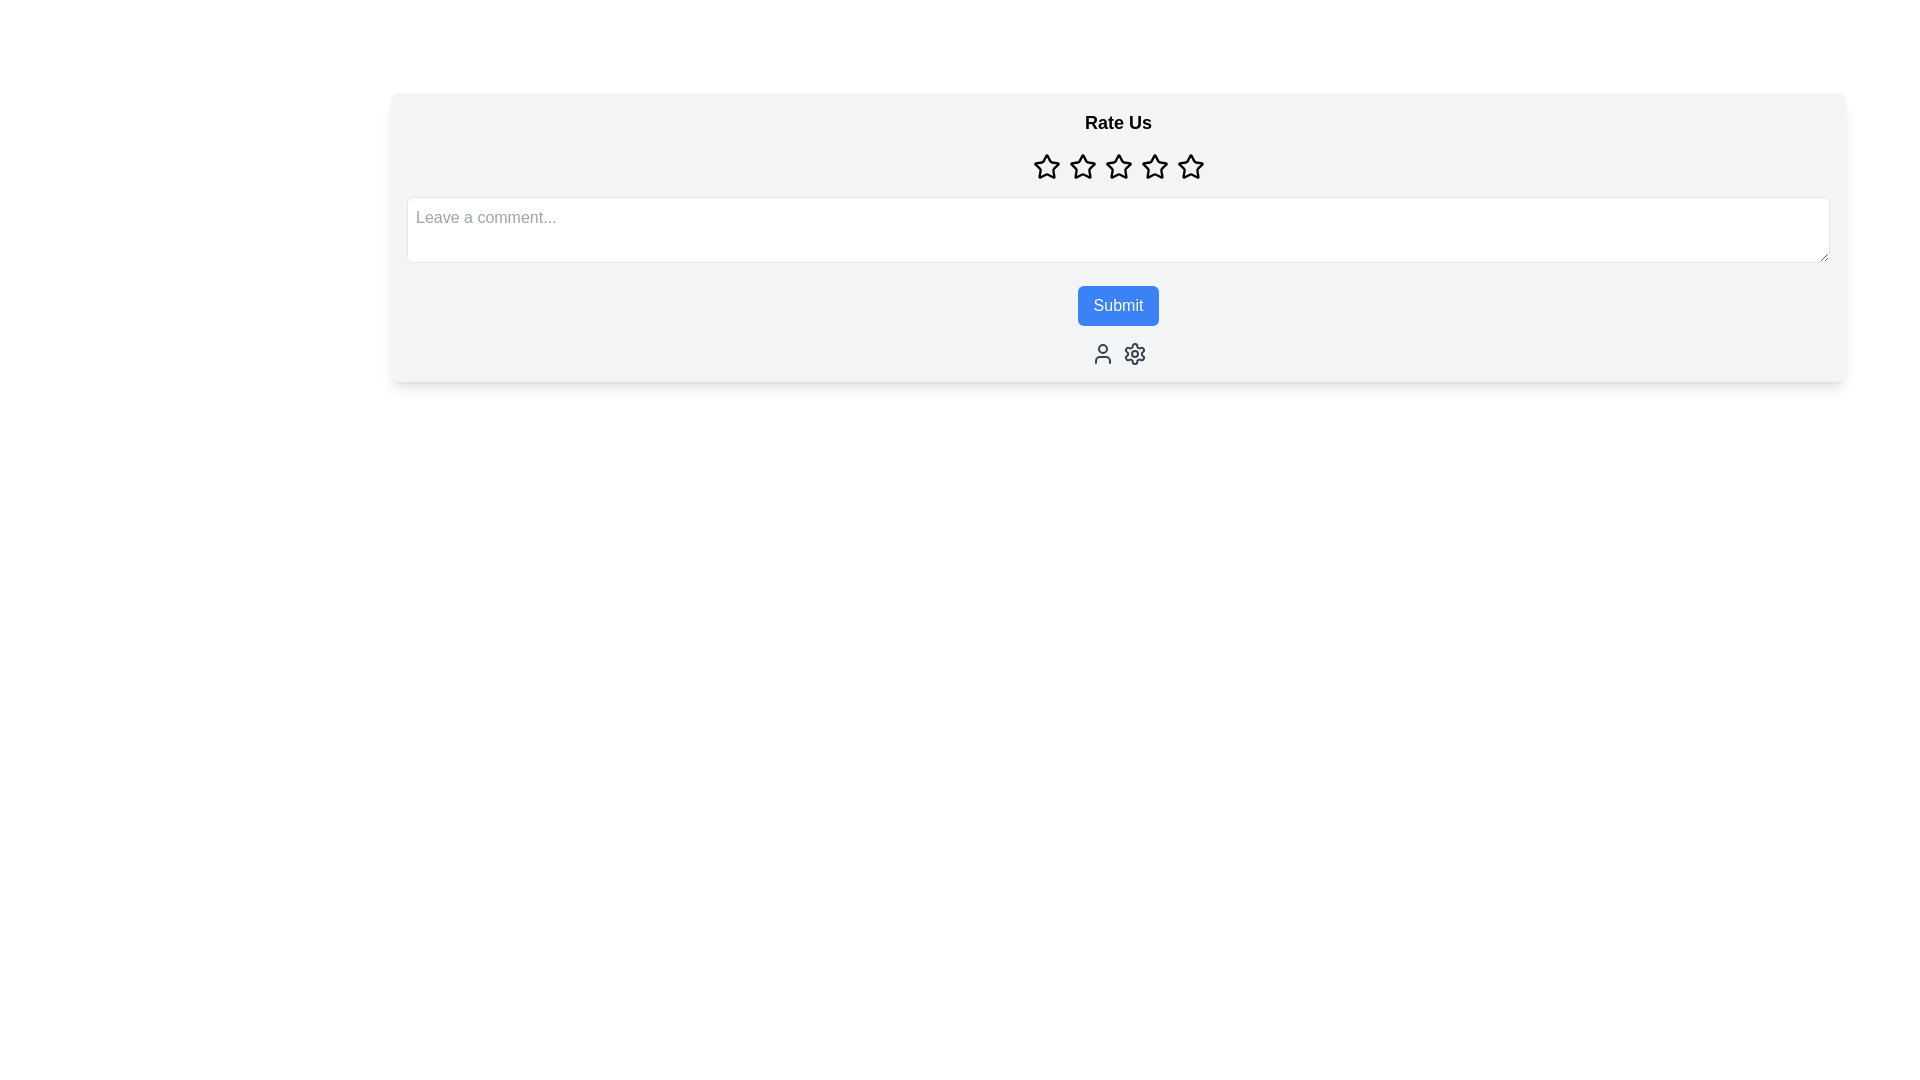 The width and height of the screenshot is (1920, 1080). I want to click on the third star icon in the horizontal rating bar, so click(1117, 165).